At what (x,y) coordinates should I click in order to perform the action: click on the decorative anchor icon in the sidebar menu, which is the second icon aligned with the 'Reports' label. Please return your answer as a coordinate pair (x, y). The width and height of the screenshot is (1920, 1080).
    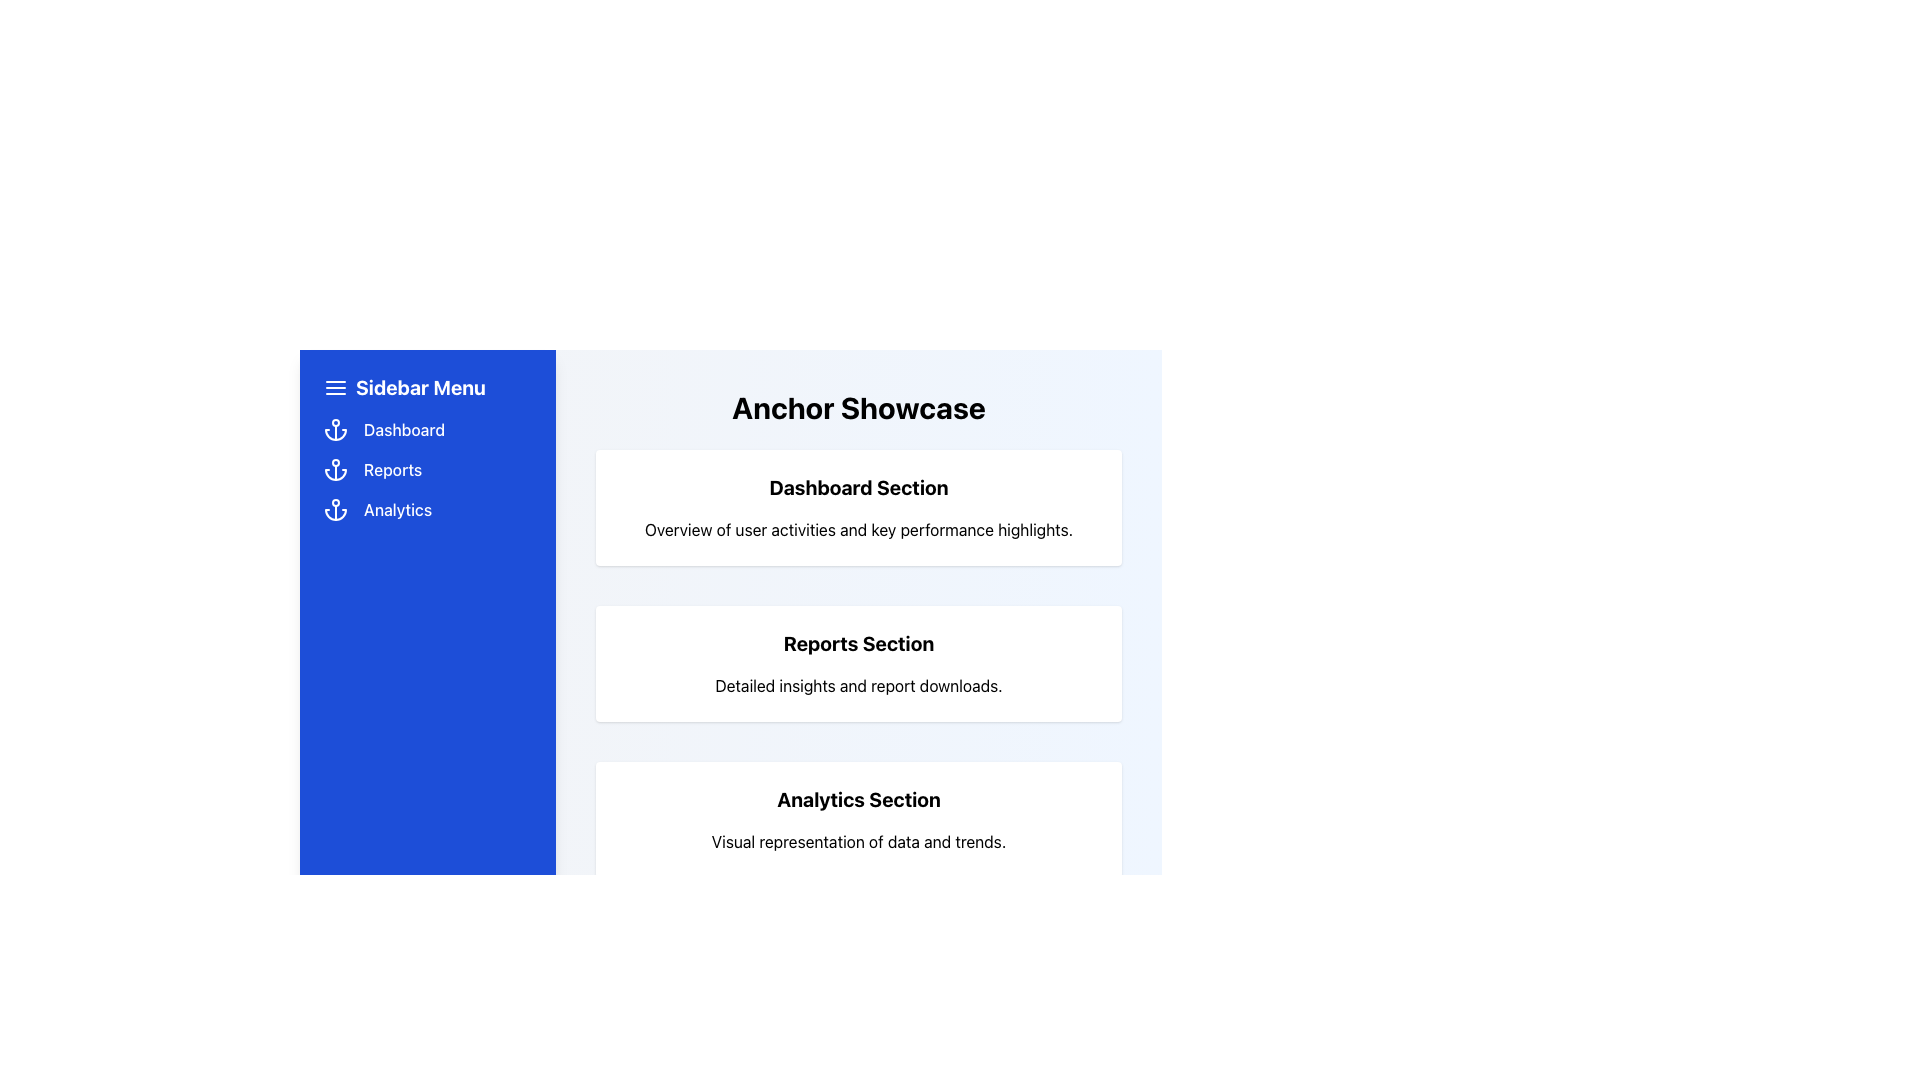
    Looking at the image, I should click on (336, 470).